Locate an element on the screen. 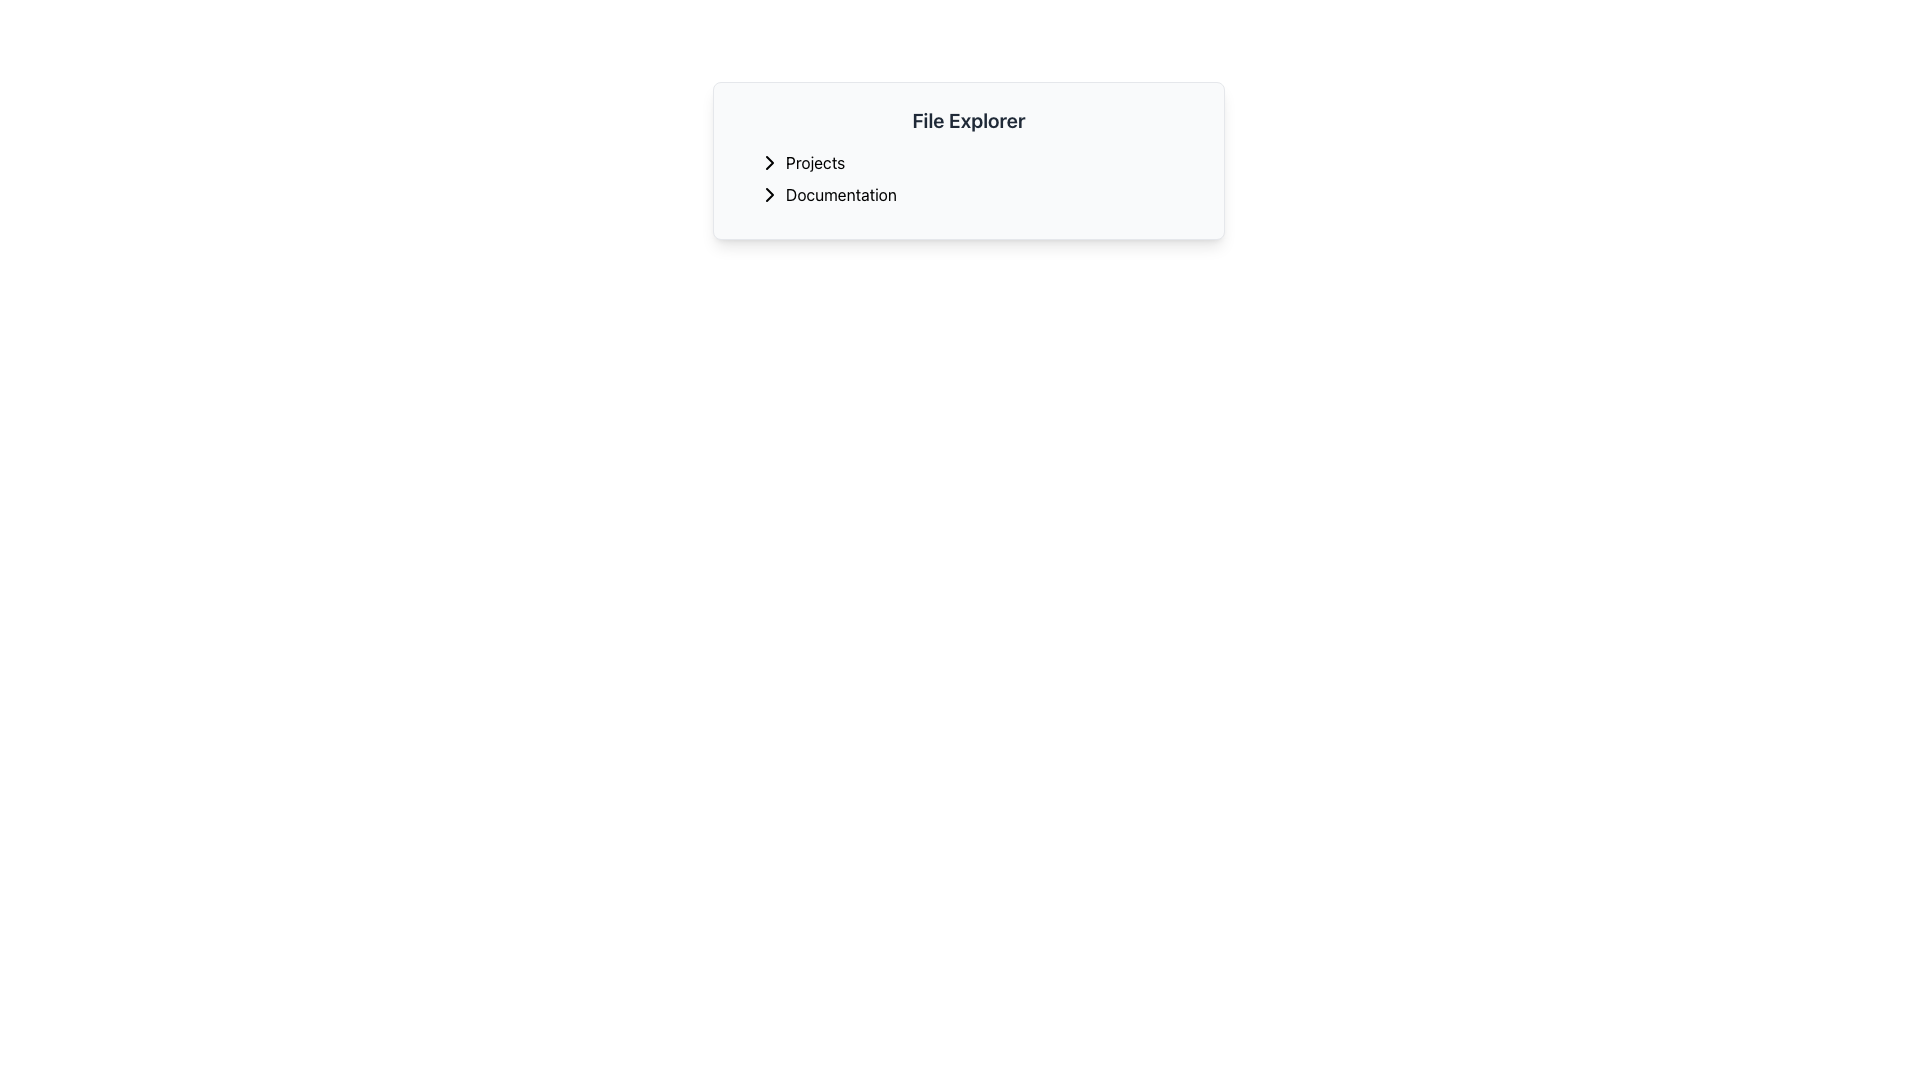 The height and width of the screenshot is (1080, 1920). the 'Documentation' clickable list item, which is the second item is located at coordinates (979, 195).